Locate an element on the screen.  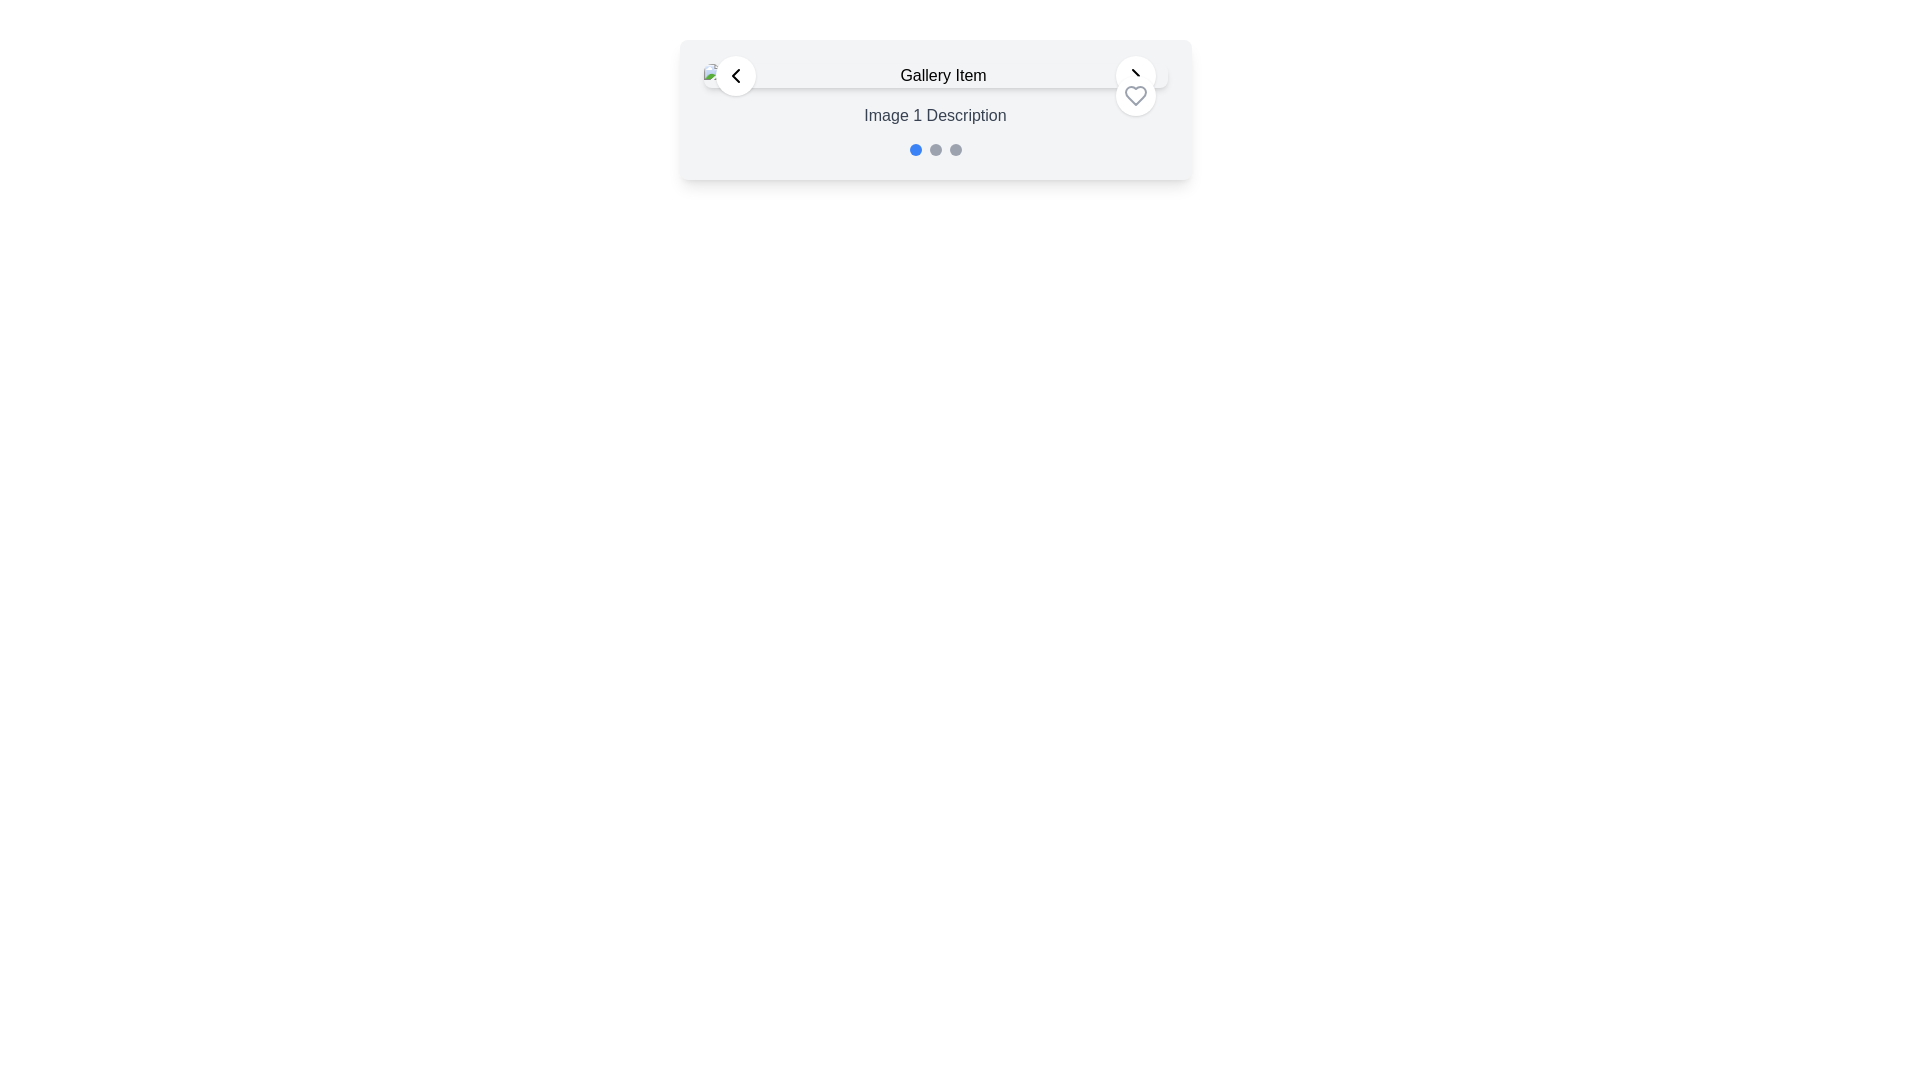
the circular button with a white background and black left-facing chevron icon is located at coordinates (734, 75).